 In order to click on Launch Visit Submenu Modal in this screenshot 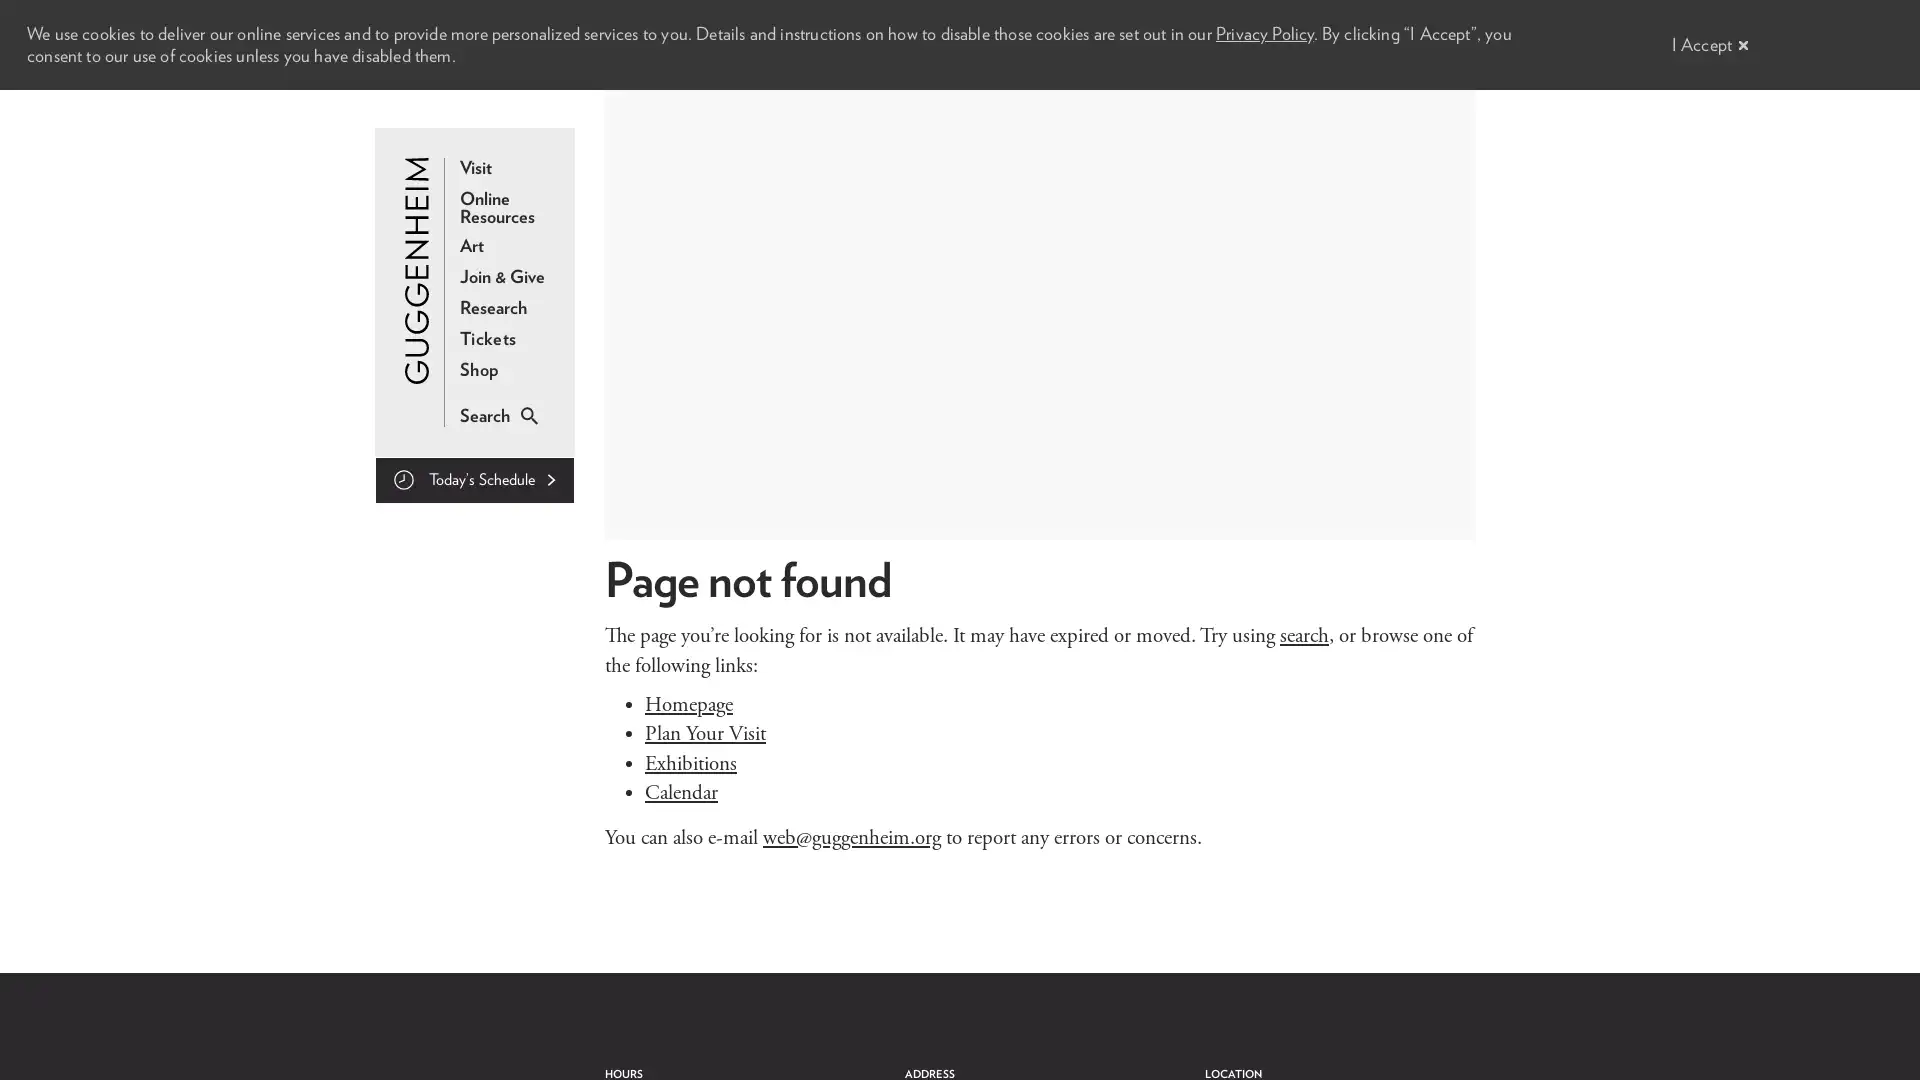, I will do `click(474, 167)`.